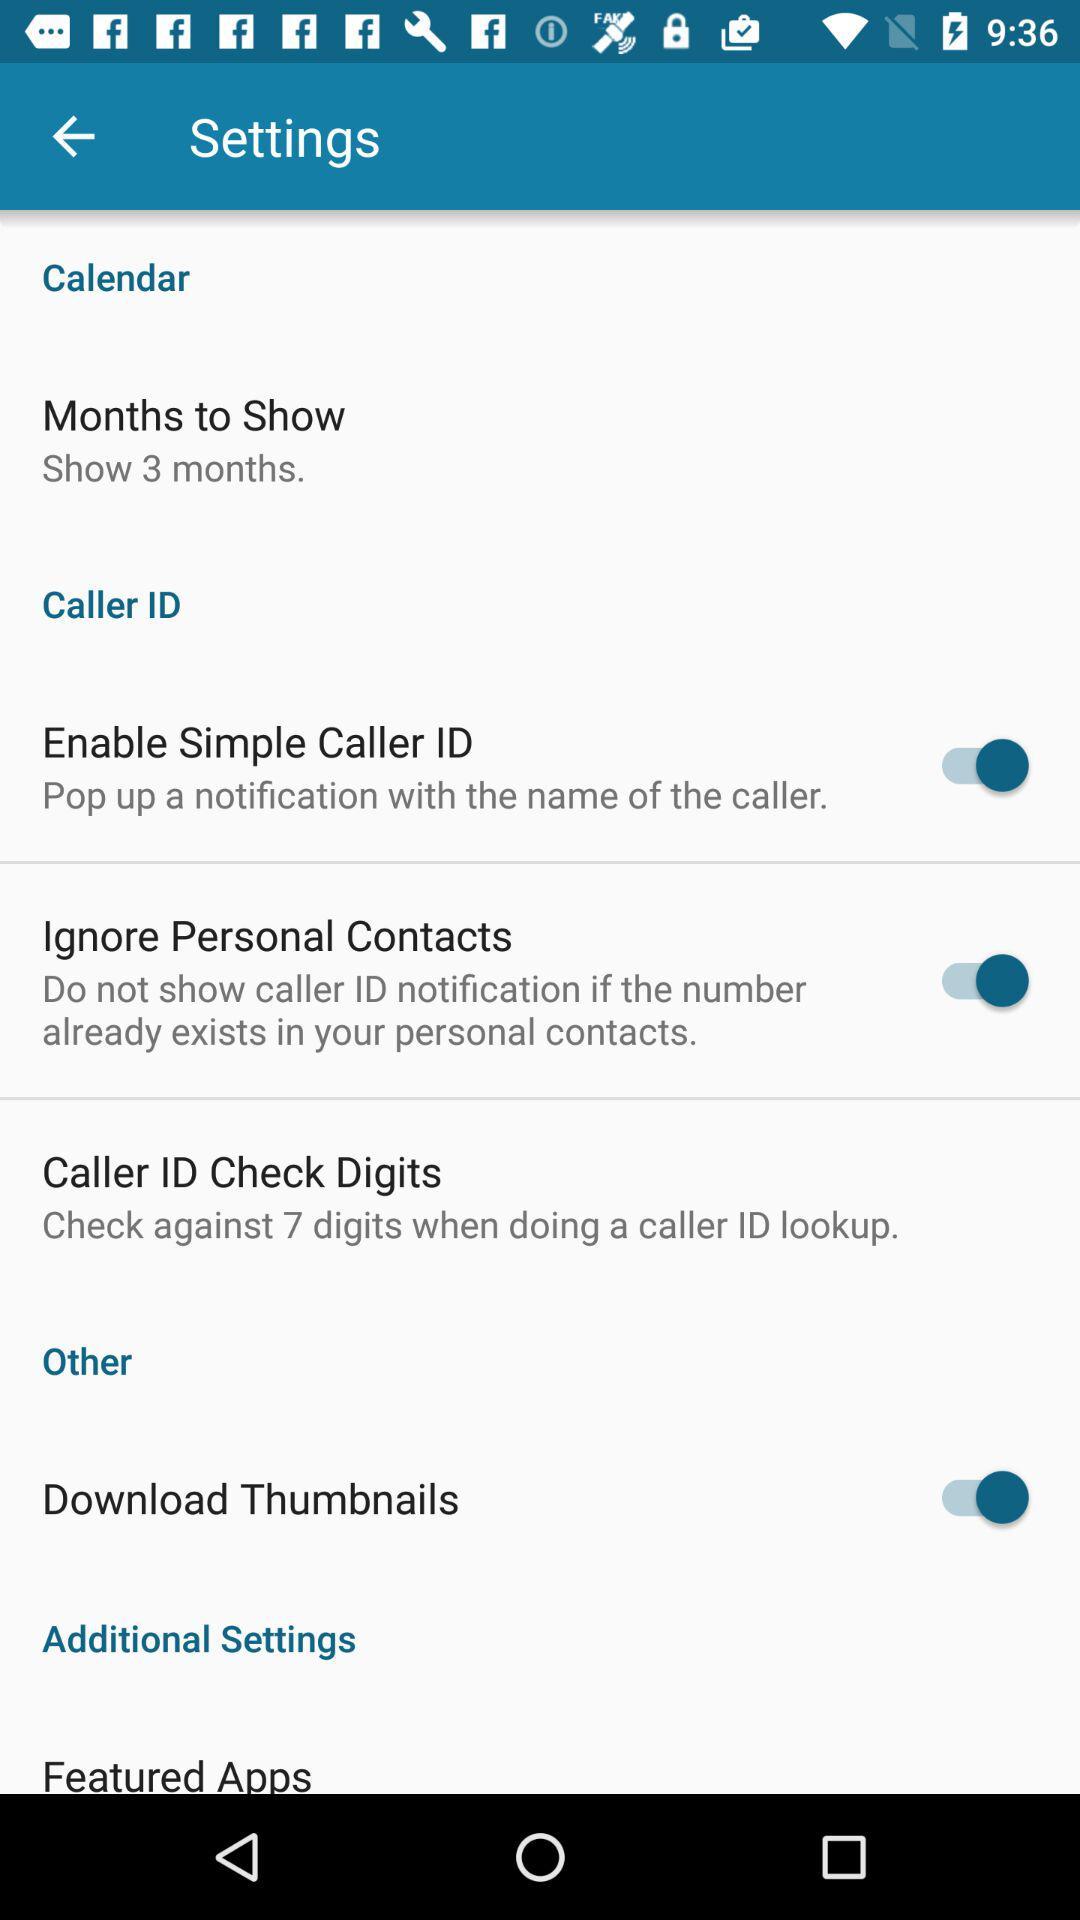  What do you see at coordinates (72, 135) in the screenshot?
I see `icon to the left of the settings item` at bounding box center [72, 135].